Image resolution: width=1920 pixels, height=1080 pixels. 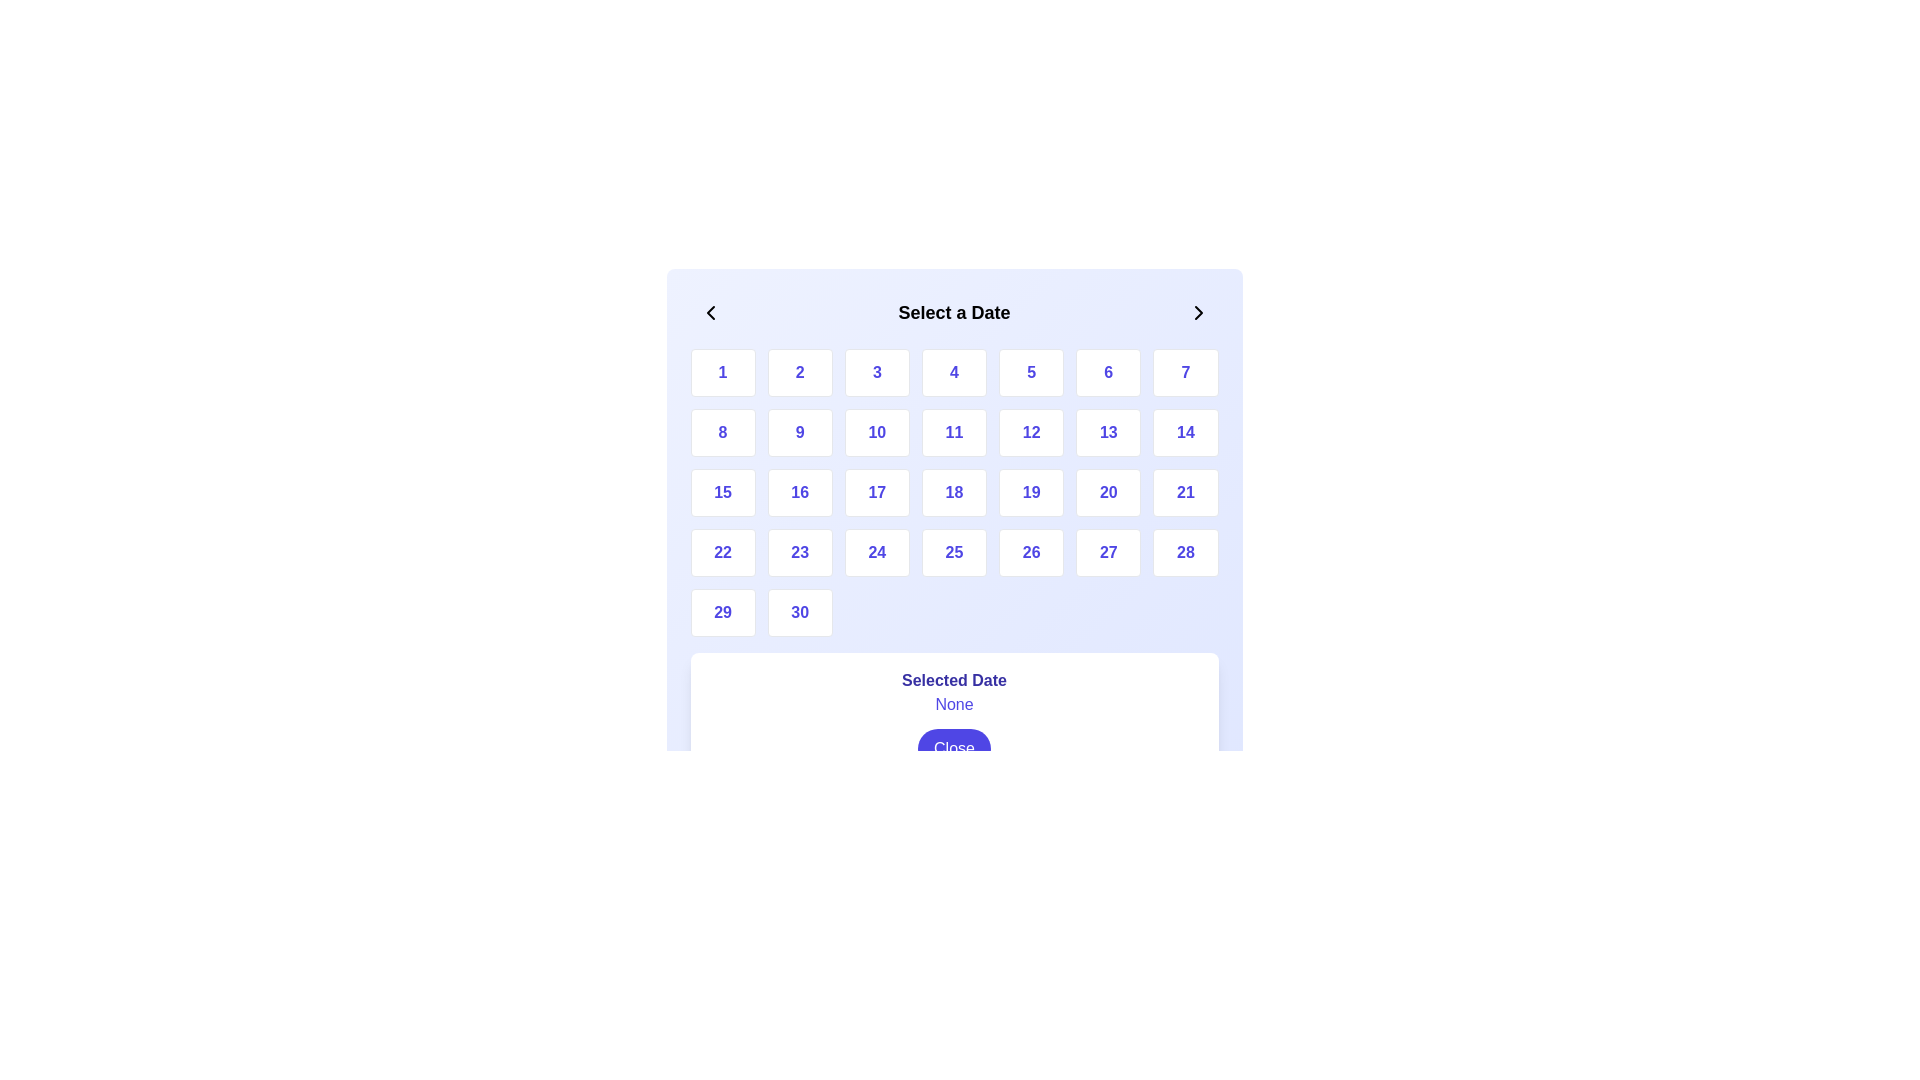 I want to click on the square-shaped button with rounded corners, white background, dark indigo border, and centered indigo text '8', so click(x=722, y=431).